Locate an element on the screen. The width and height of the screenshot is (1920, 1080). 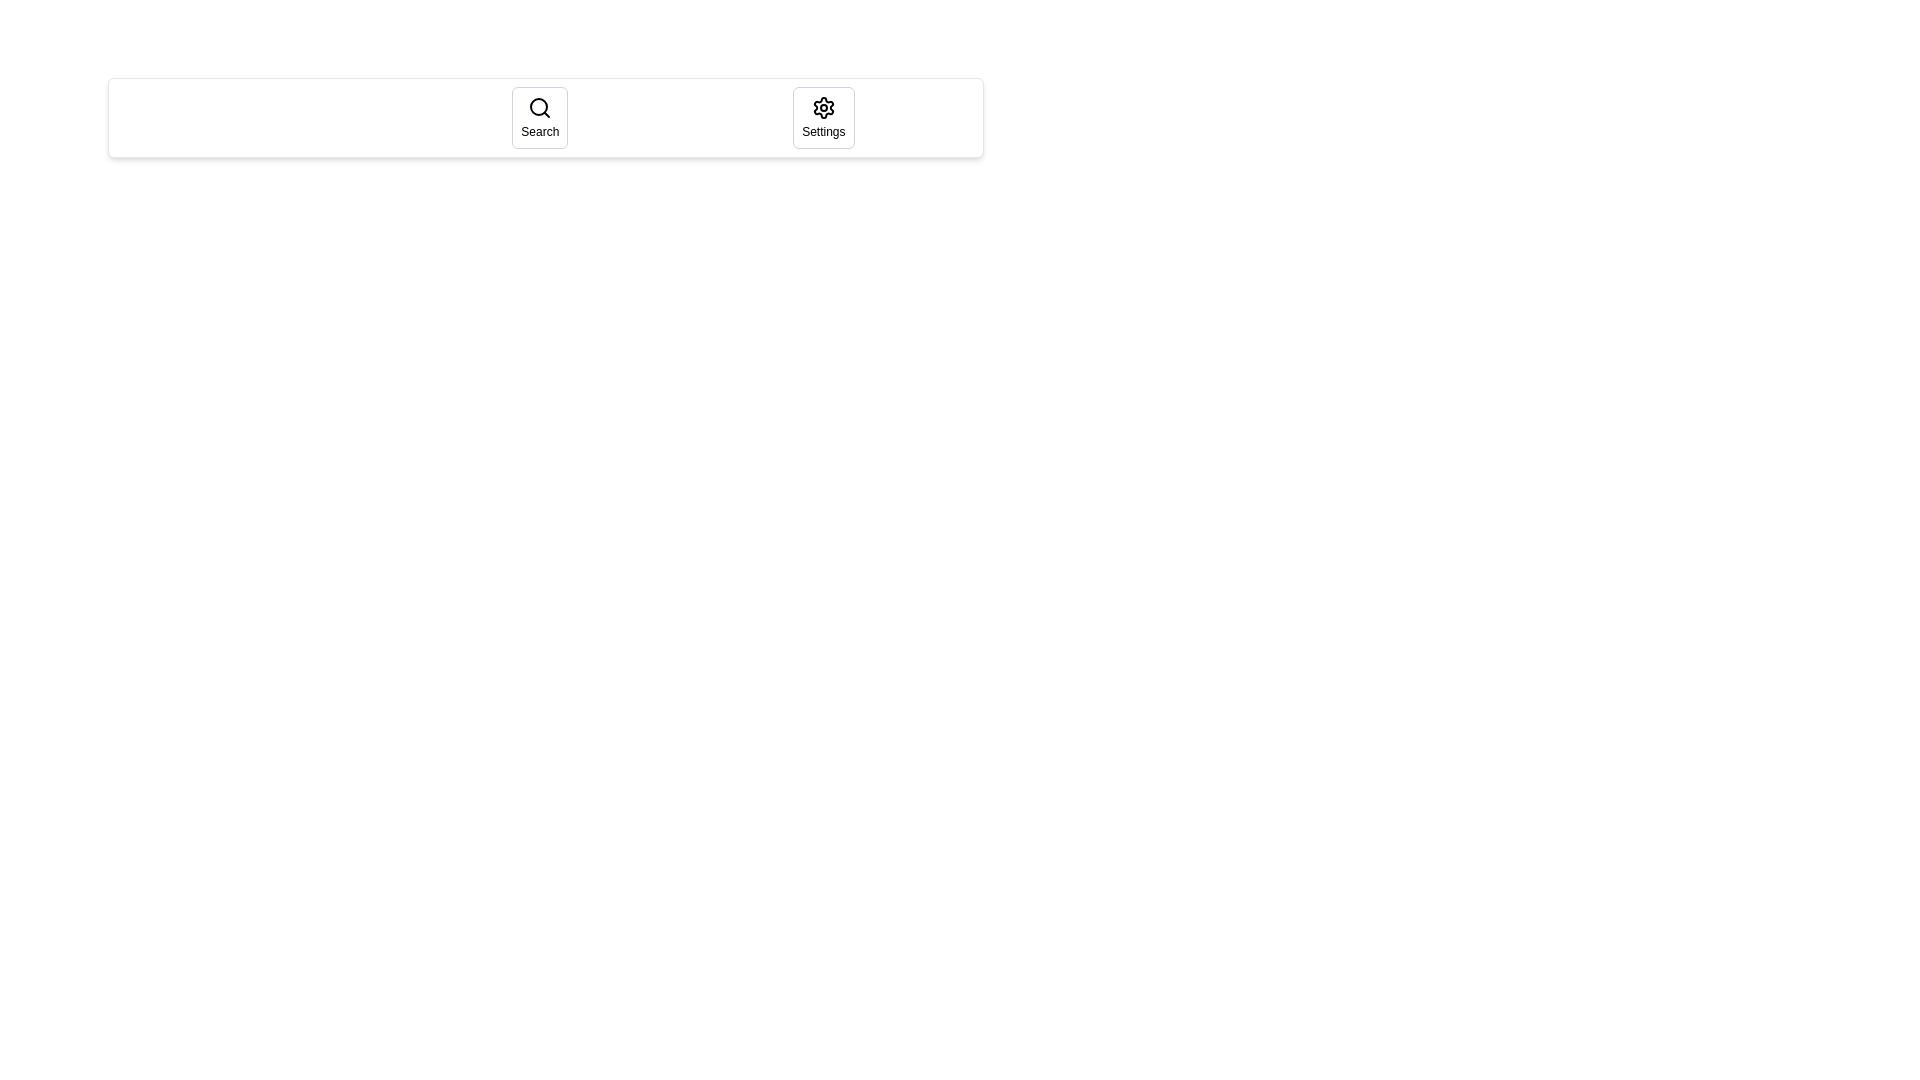
the third interactive button in the group of three, which navigates to the settings page is located at coordinates (823, 118).